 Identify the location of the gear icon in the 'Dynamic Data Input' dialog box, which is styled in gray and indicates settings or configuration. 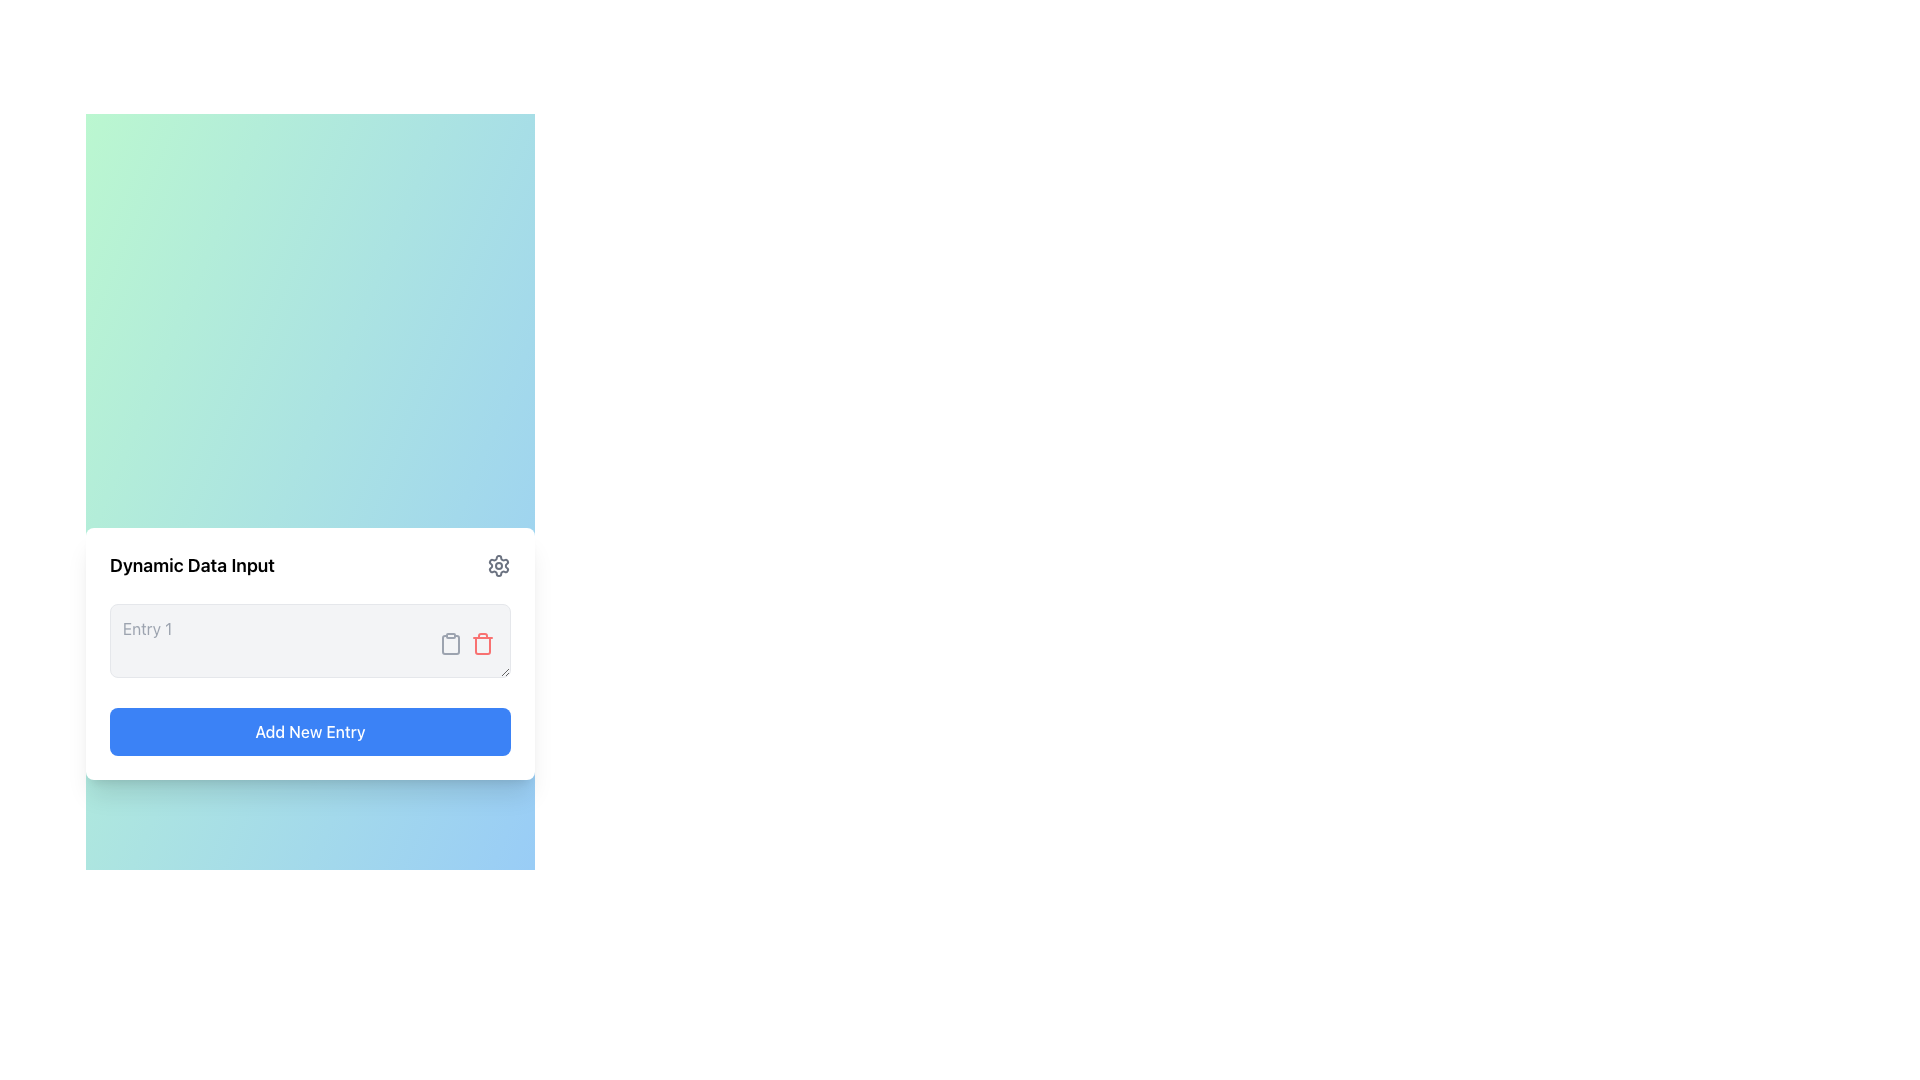
(499, 566).